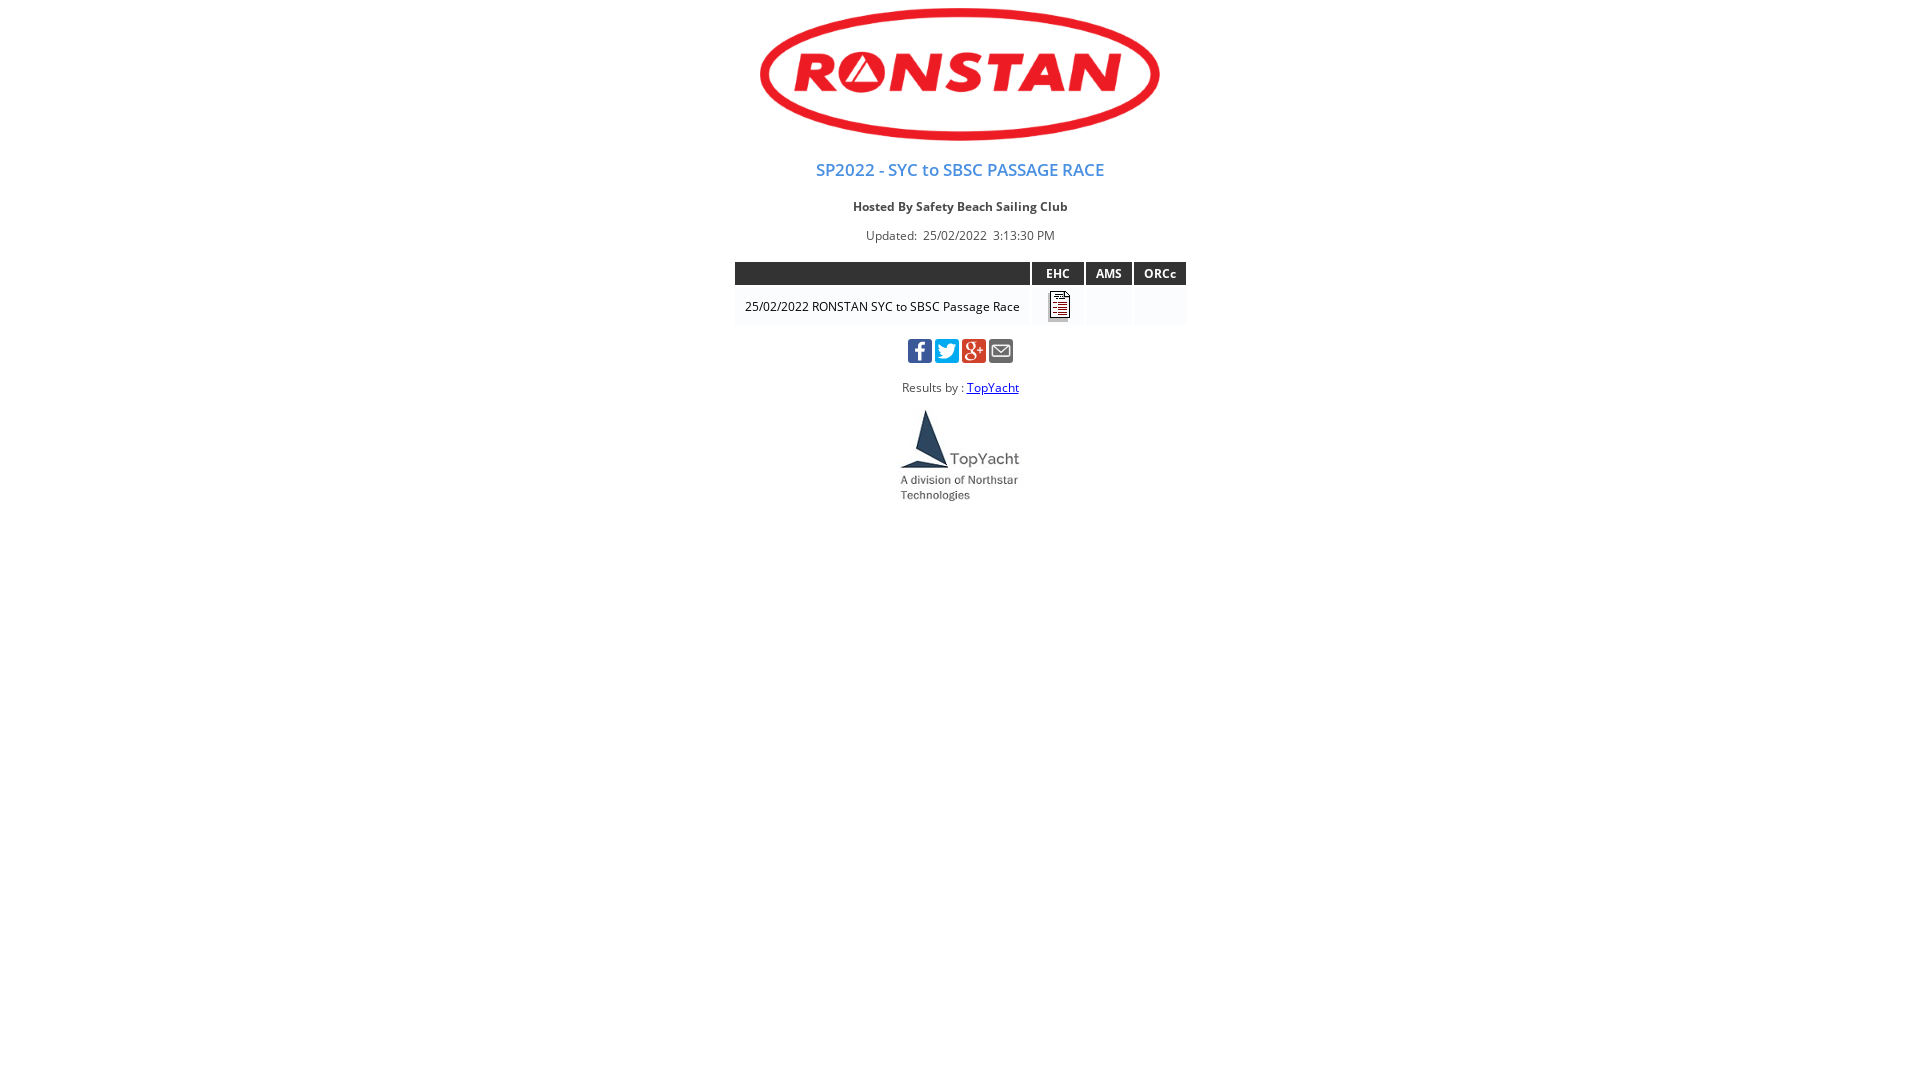 The height and width of the screenshot is (1080, 1920). I want to click on 'Share on Facebook', so click(919, 357).